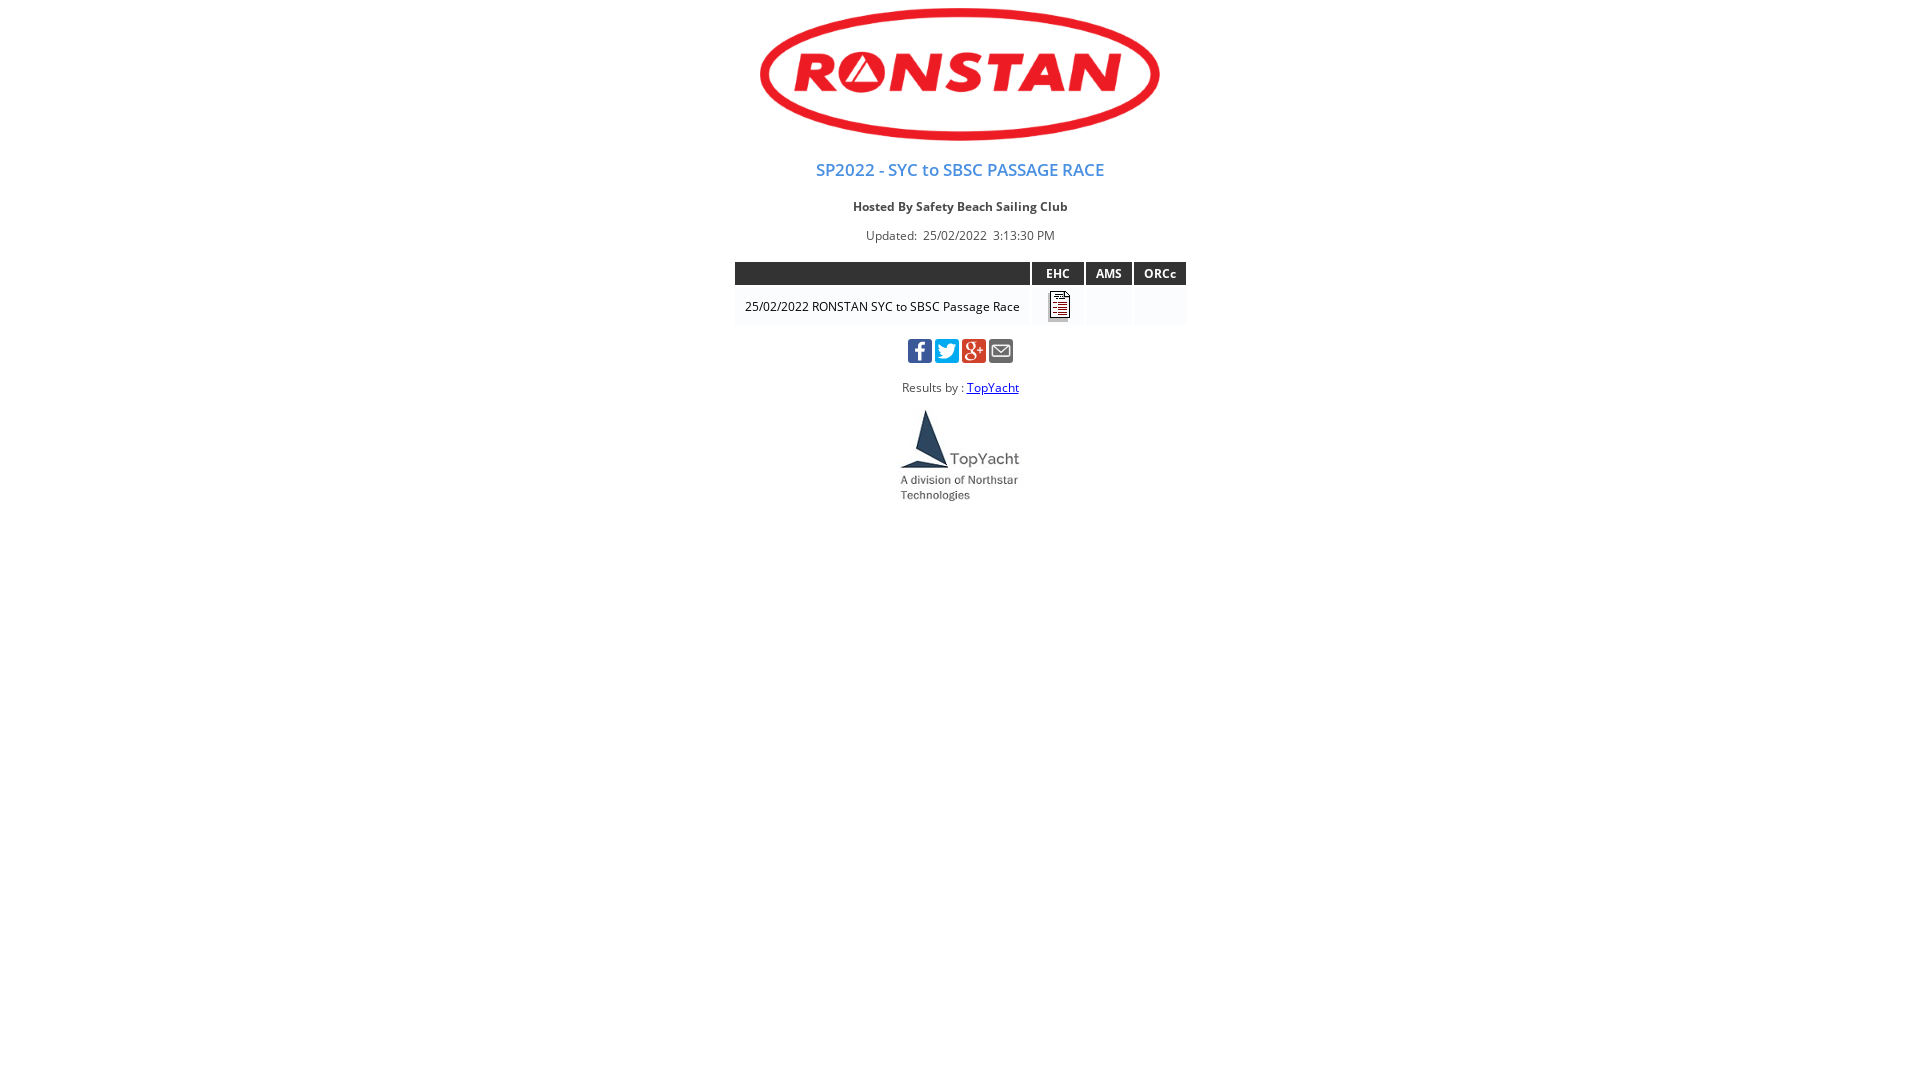 The height and width of the screenshot is (1080, 1920). I want to click on 'Share on Facebook', so click(919, 357).